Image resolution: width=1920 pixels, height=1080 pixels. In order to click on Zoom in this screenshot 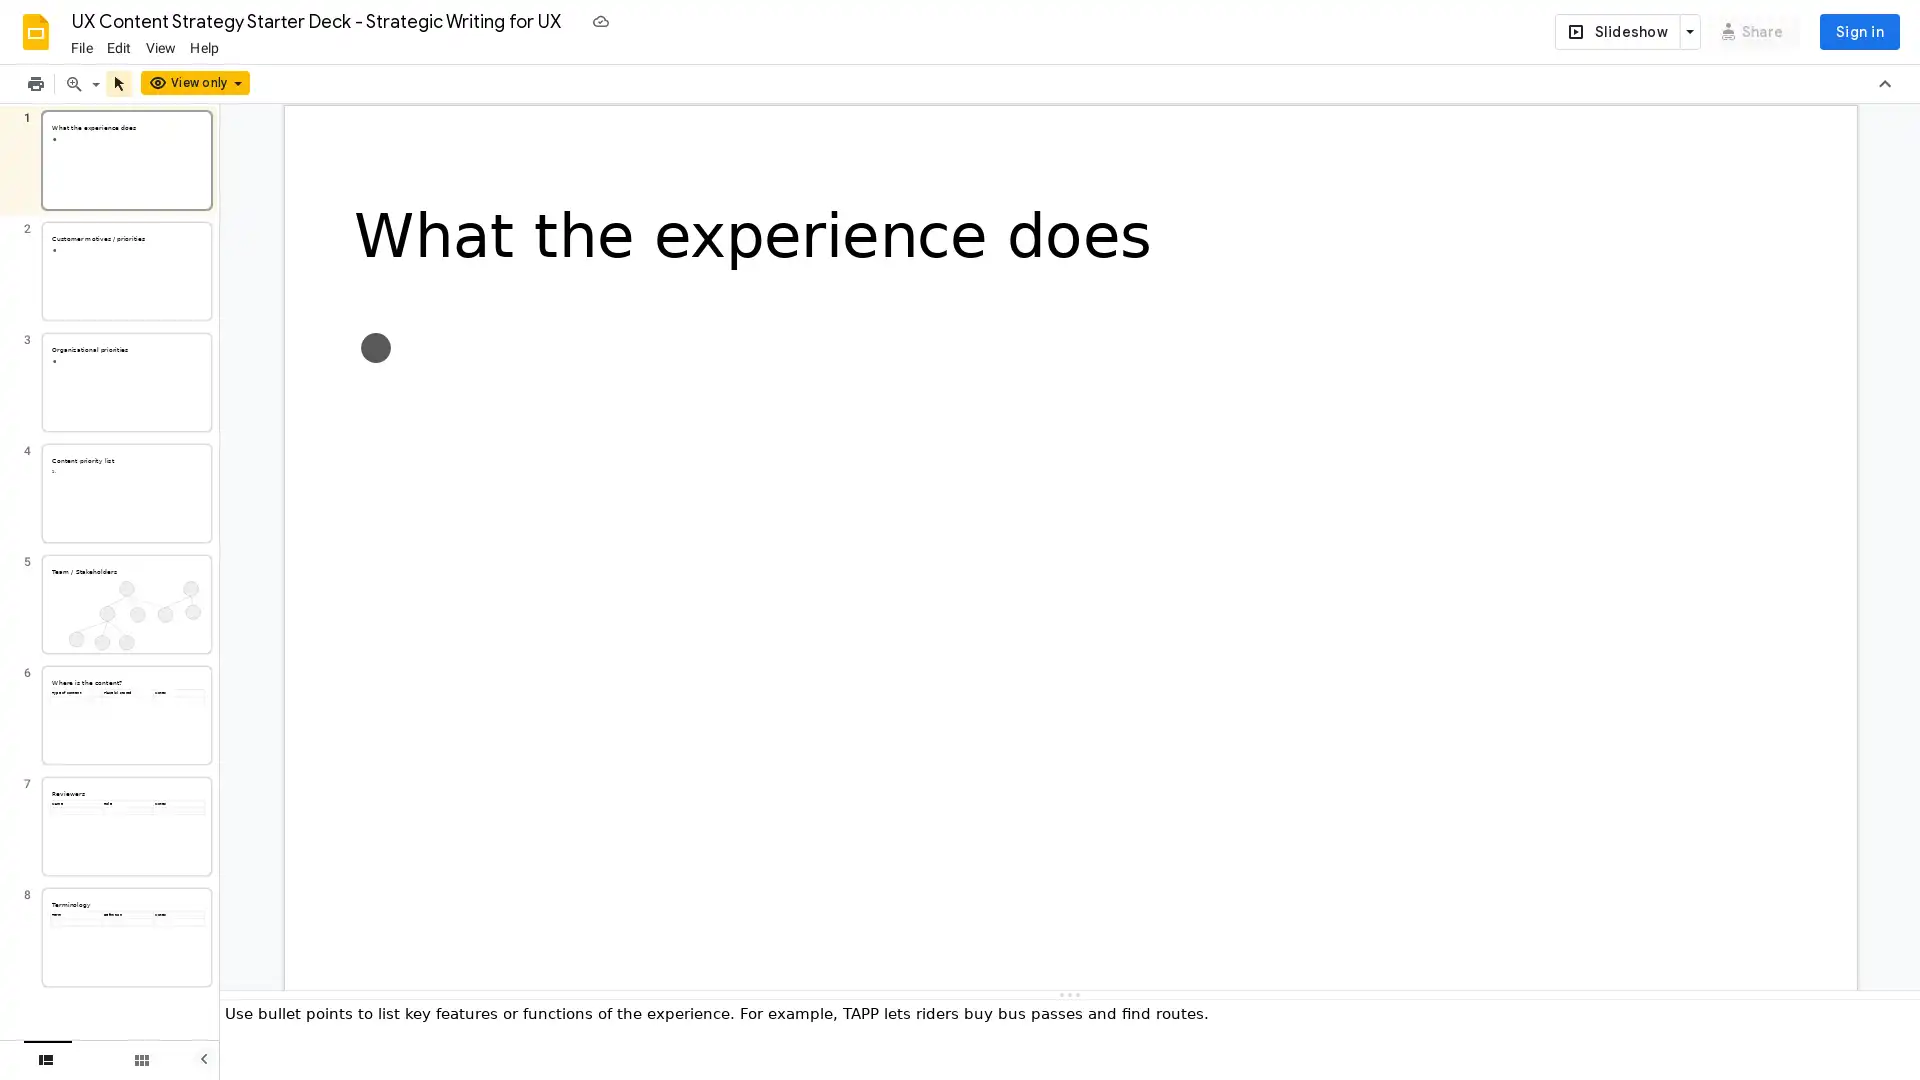, I will do `click(95, 83)`.